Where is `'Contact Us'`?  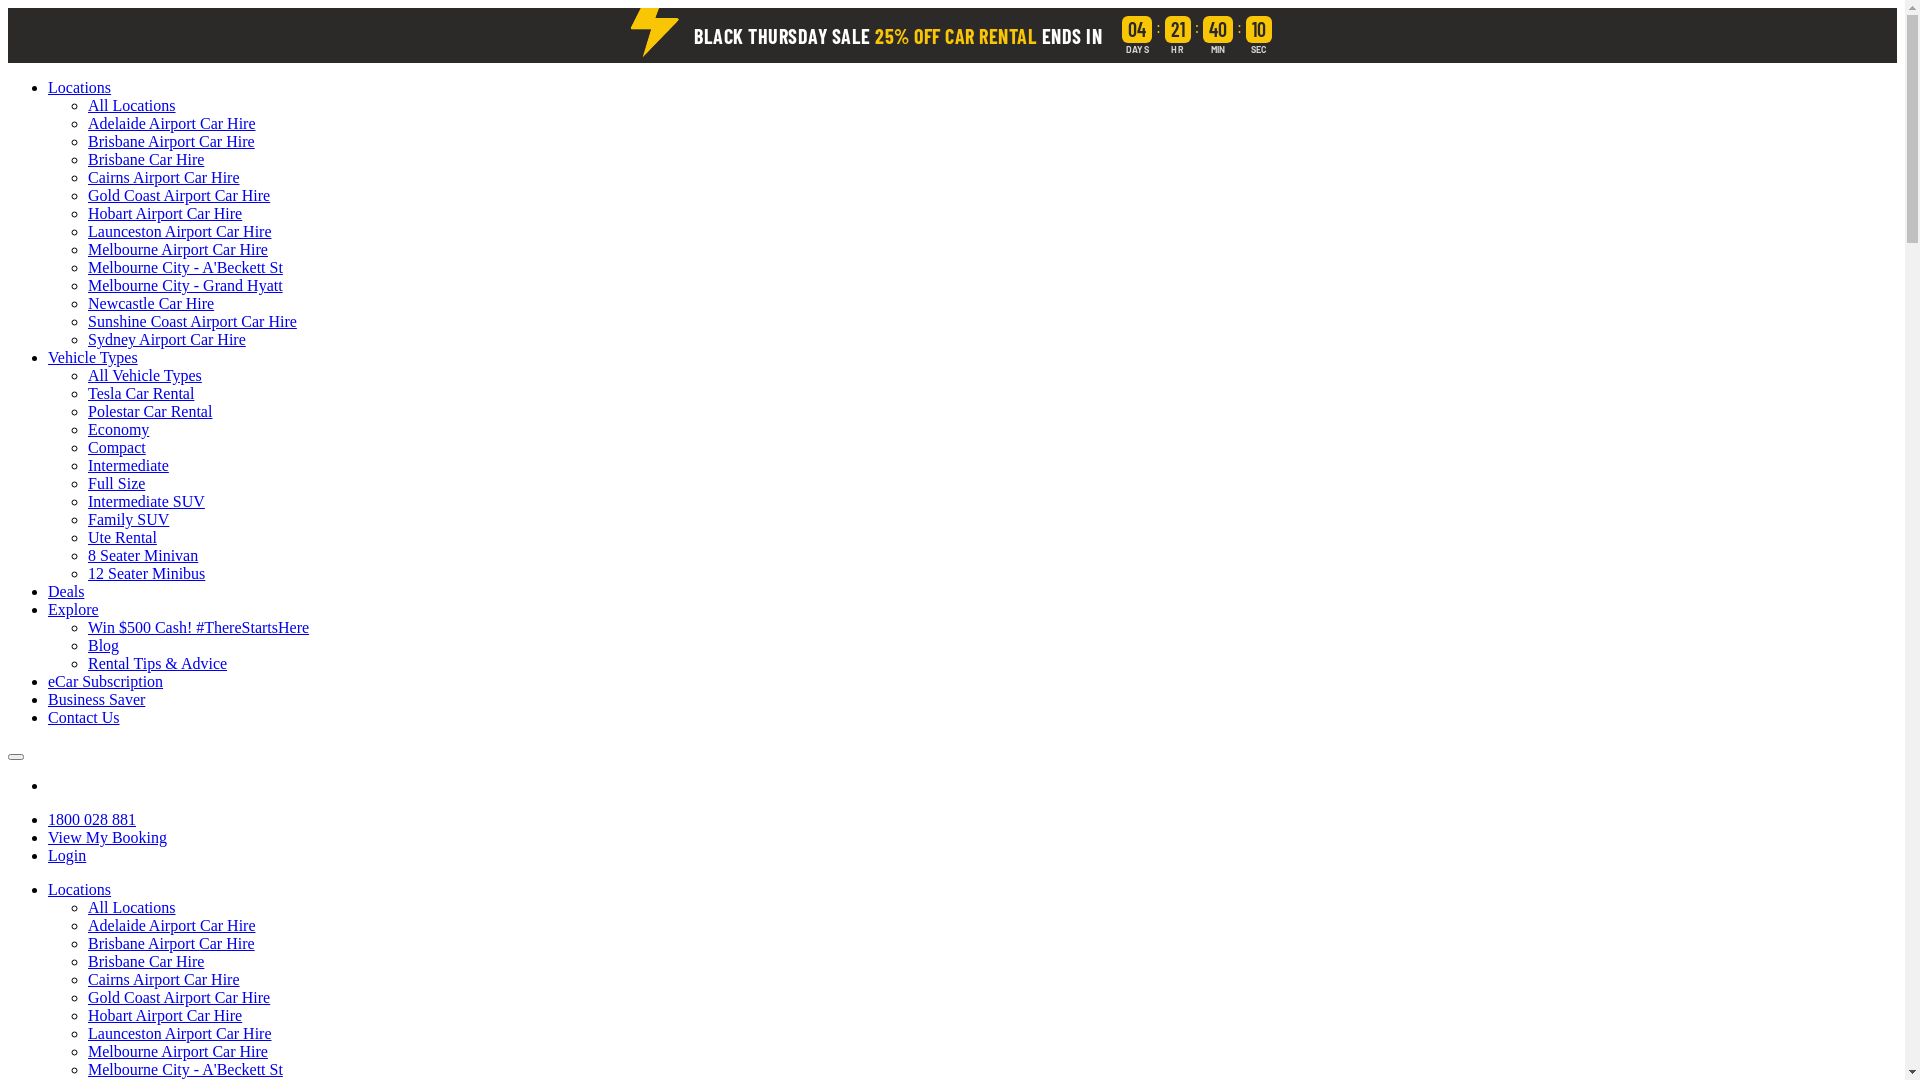 'Contact Us' is located at coordinates (82, 716).